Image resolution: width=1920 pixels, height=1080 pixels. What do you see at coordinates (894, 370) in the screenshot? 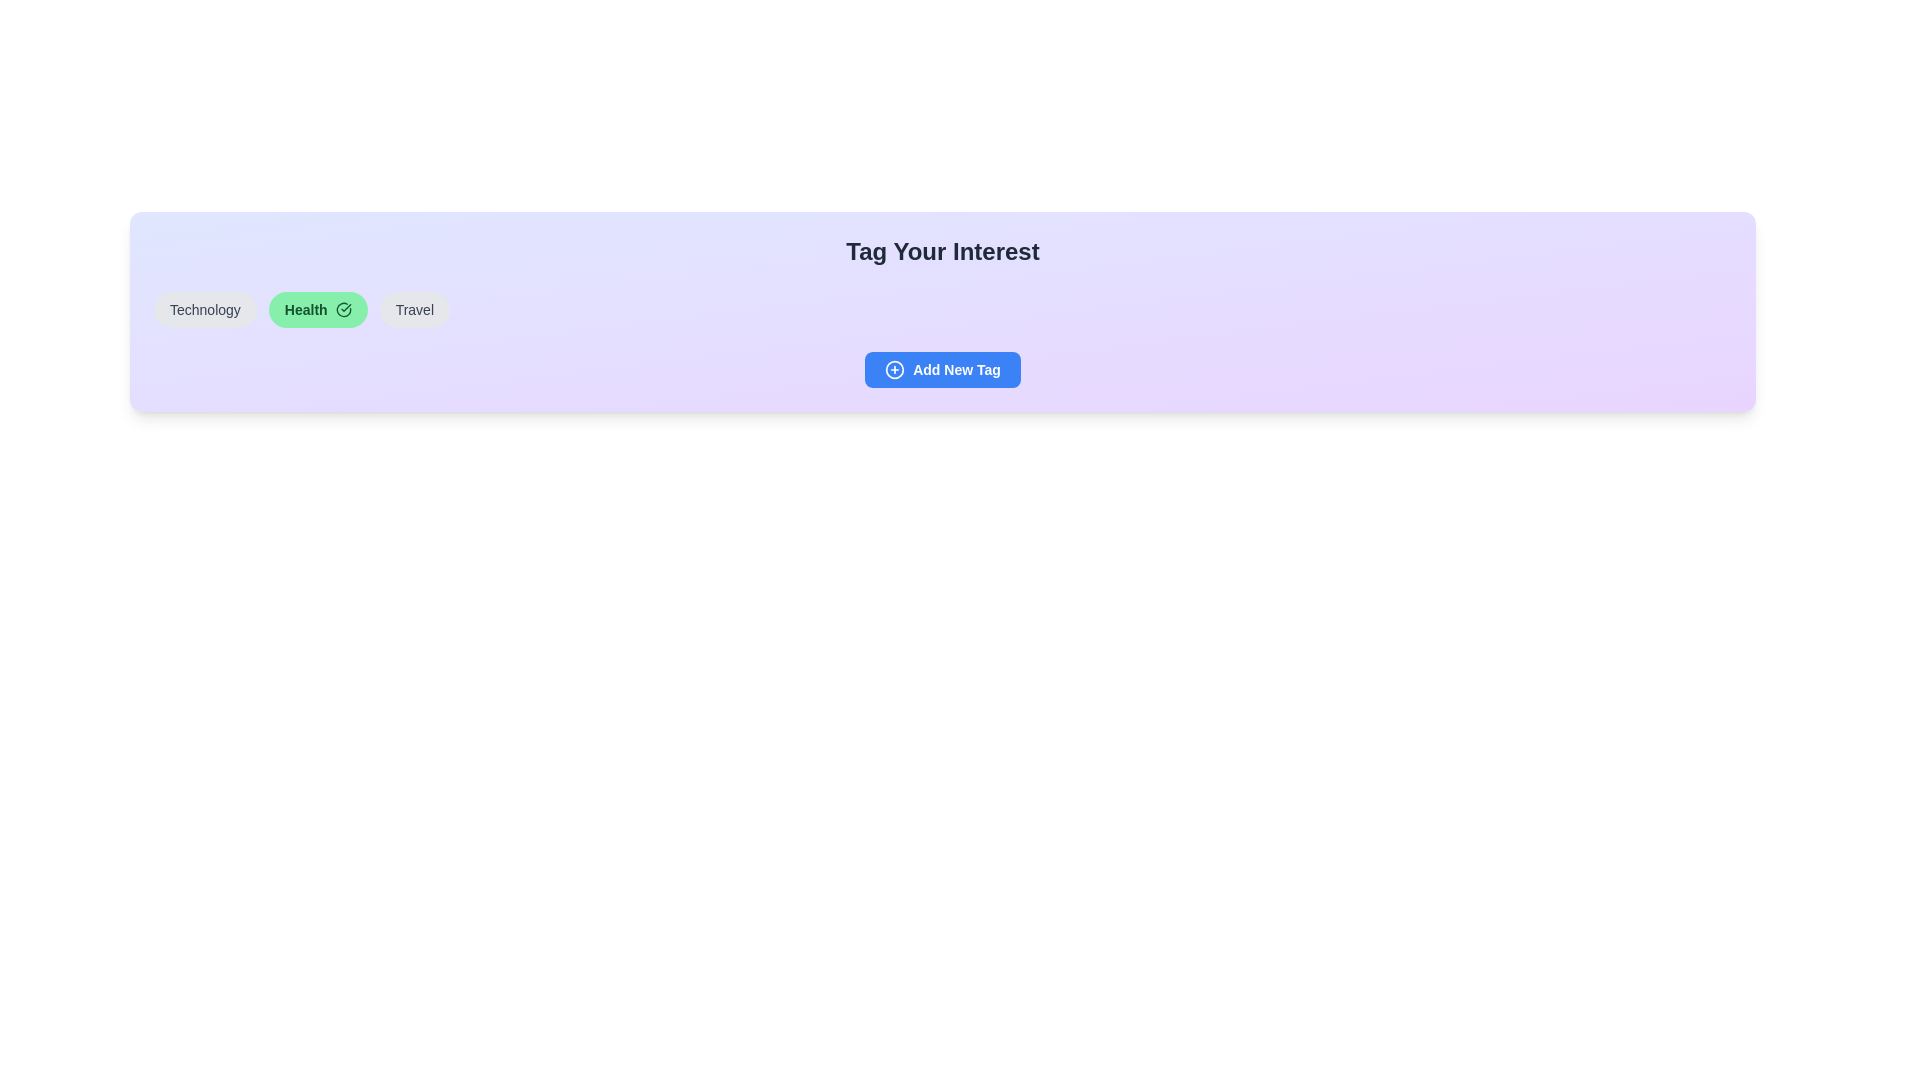
I see `the icon representing the function of adding a new item, located to the left of the text 'Add New Tag' inside a blue button` at bounding box center [894, 370].